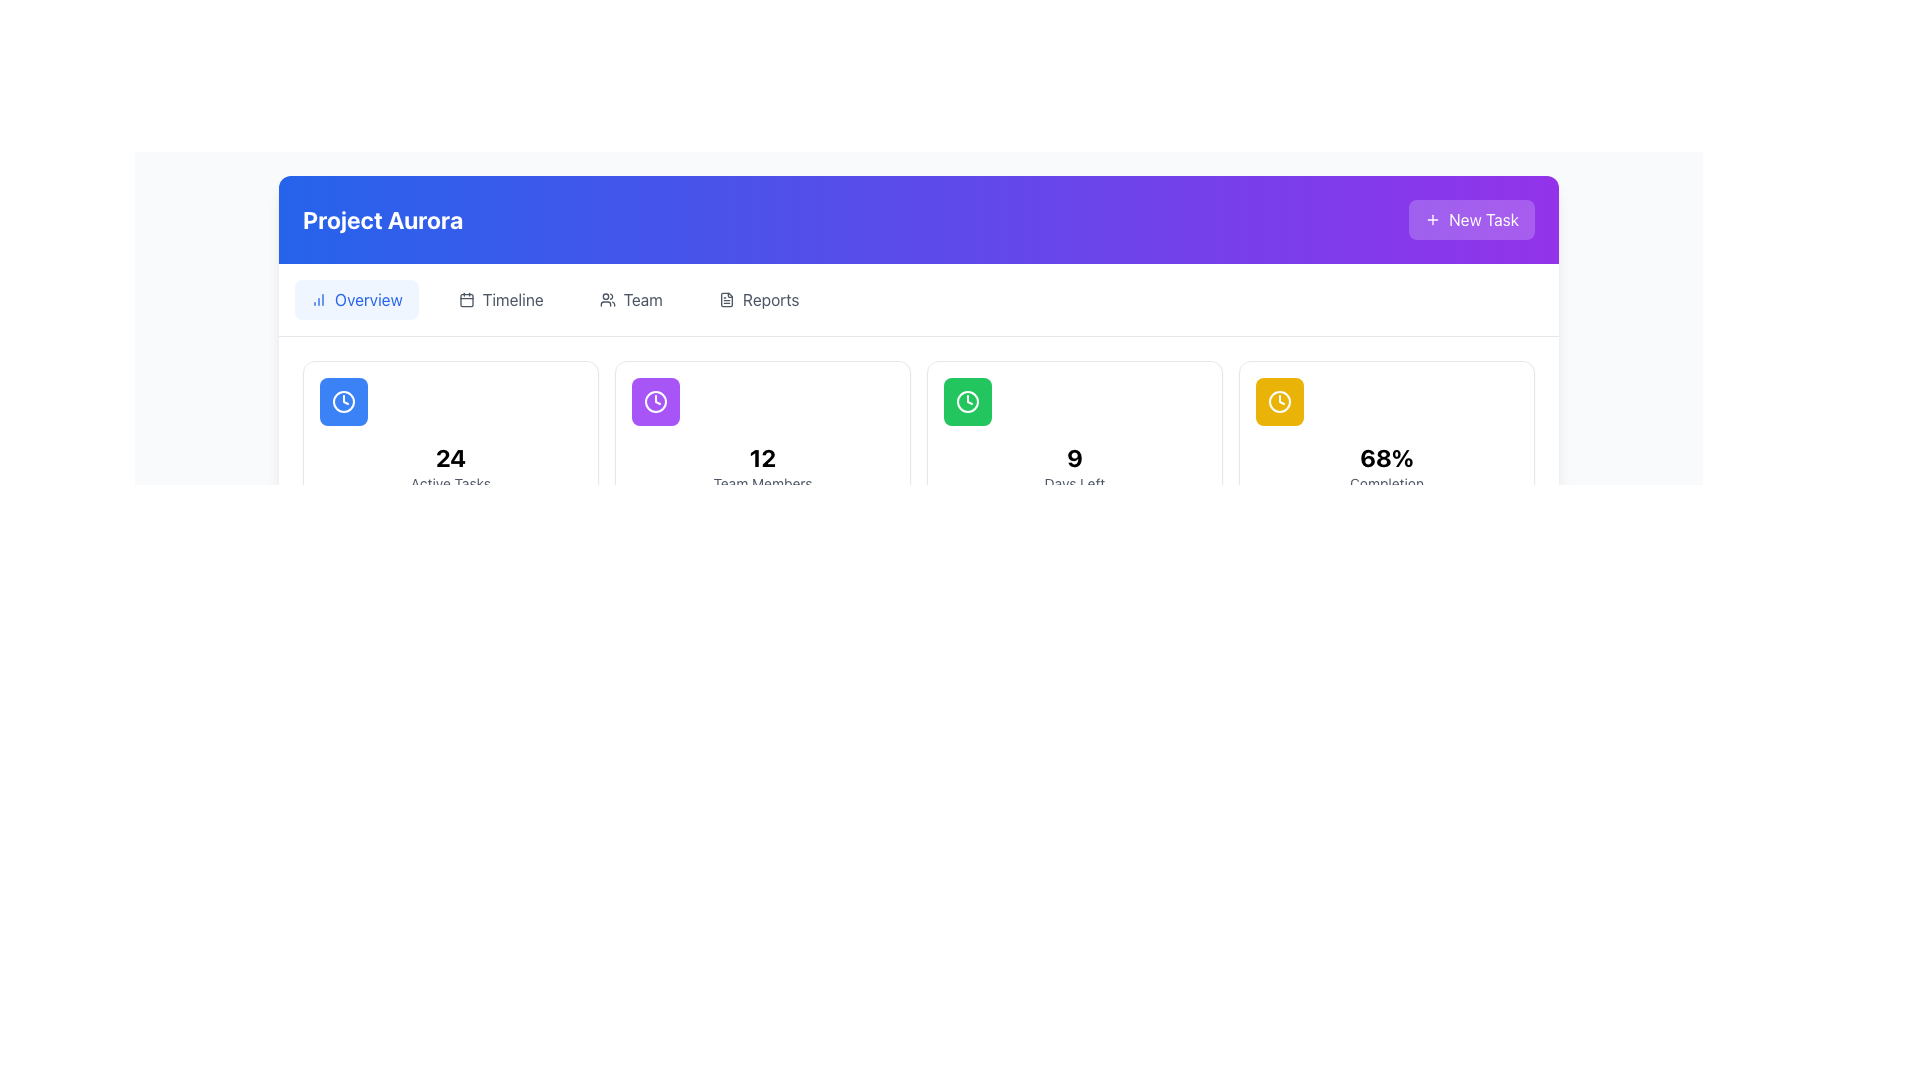 Image resolution: width=1920 pixels, height=1080 pixels. Describe the element at coordinates (1472, 219) in the screenshot. I see `the 'New Task' button with a light purple background for accessibility navigation` at that location.